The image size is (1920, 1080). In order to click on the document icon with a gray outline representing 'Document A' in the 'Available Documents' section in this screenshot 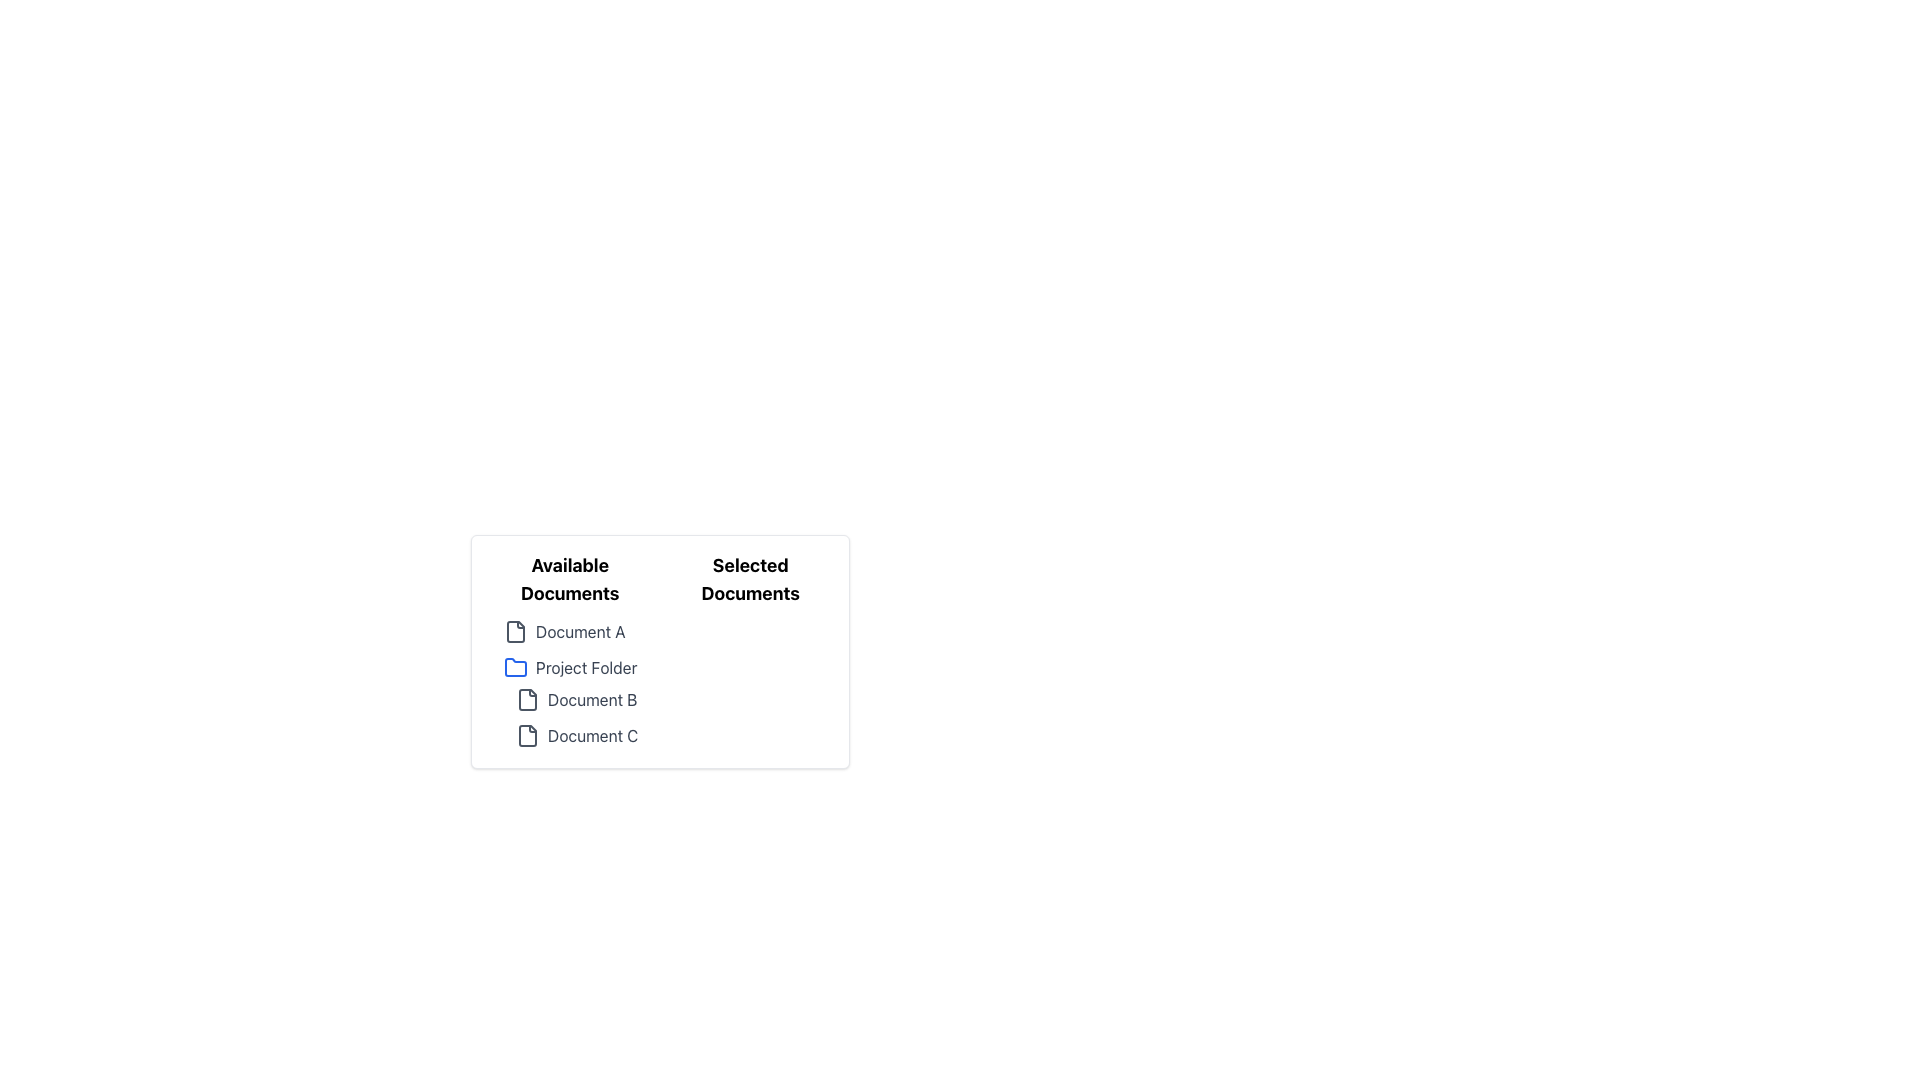, I will do `click(515, 632)`.